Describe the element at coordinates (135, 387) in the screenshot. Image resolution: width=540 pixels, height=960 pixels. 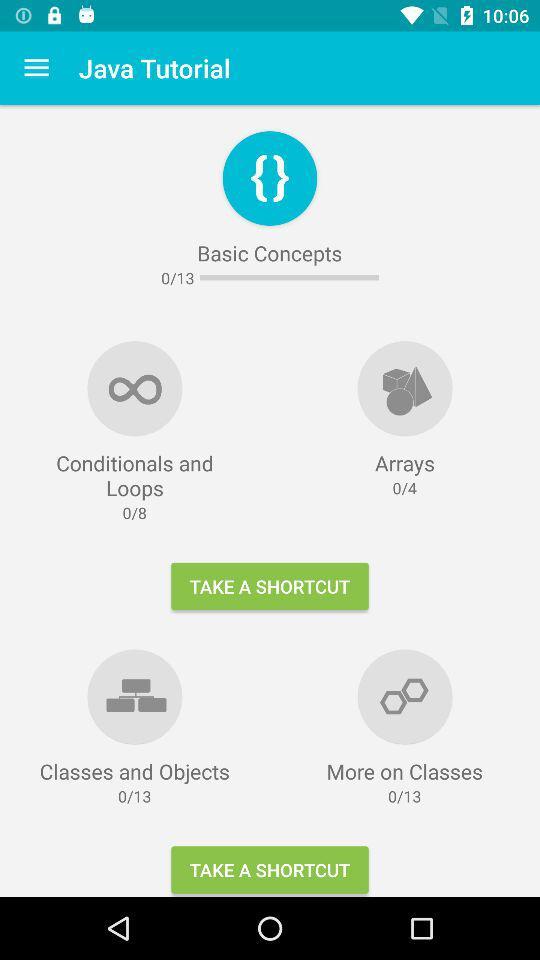
I see `the icon above the button conditionals and loops on the web page` at that location.